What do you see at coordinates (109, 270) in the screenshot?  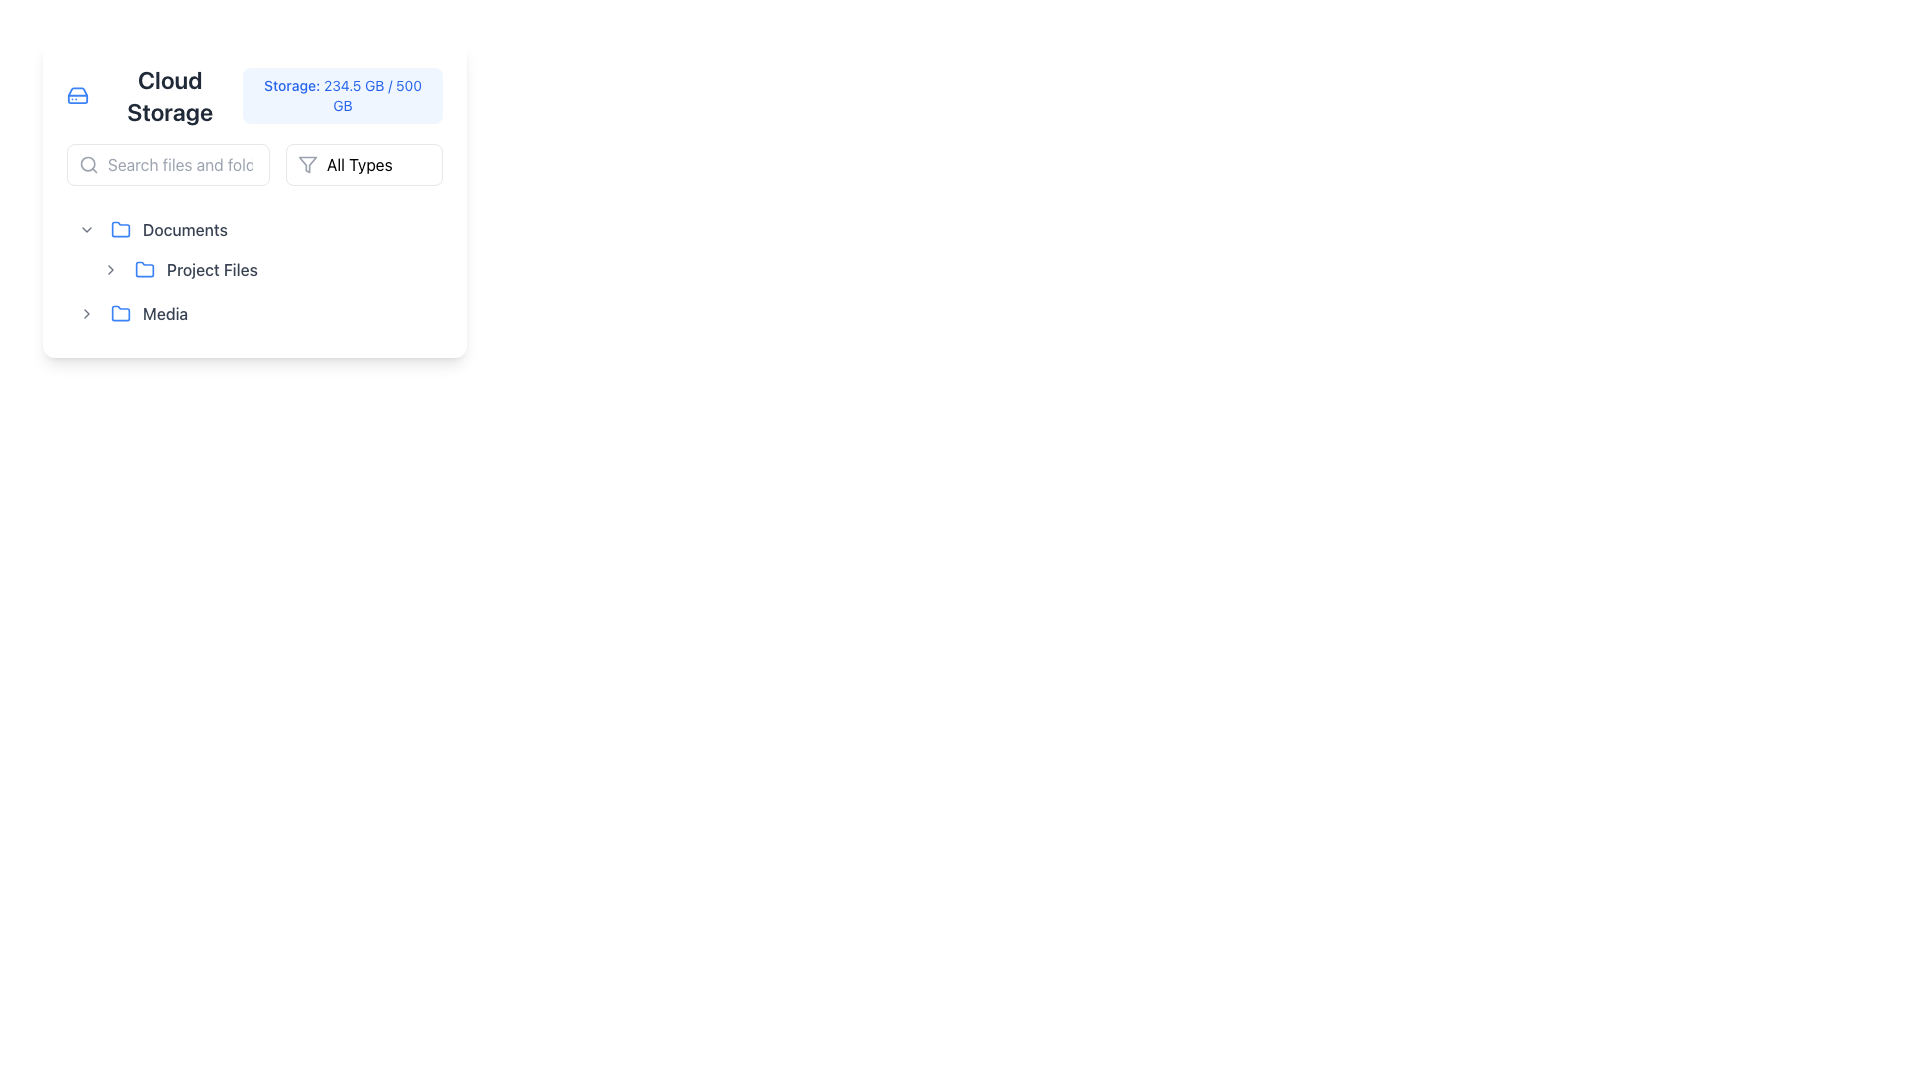 I see `the toggle button for the 'Project Files' folder` at bounding box center [109, 270].